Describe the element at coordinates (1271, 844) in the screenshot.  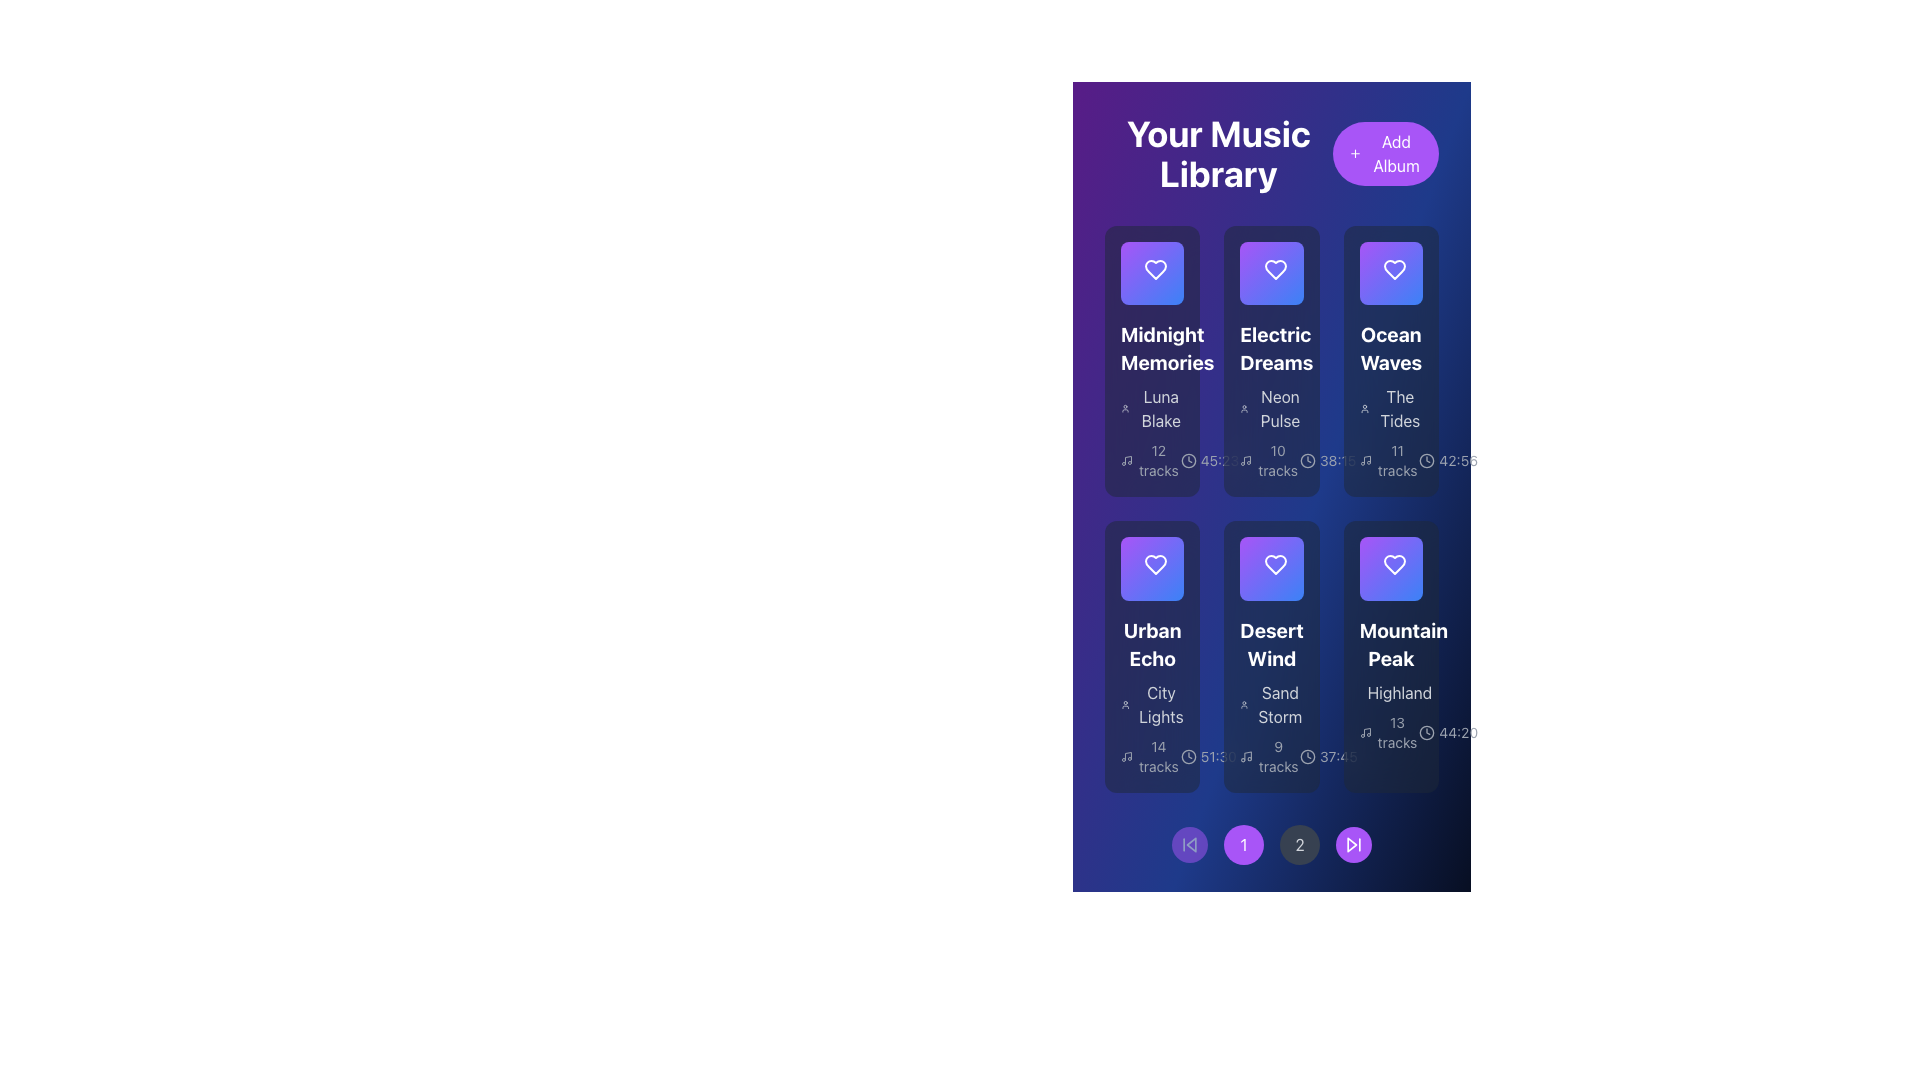
I see `the third navigation button located at the bottom center of the interface` at that location.